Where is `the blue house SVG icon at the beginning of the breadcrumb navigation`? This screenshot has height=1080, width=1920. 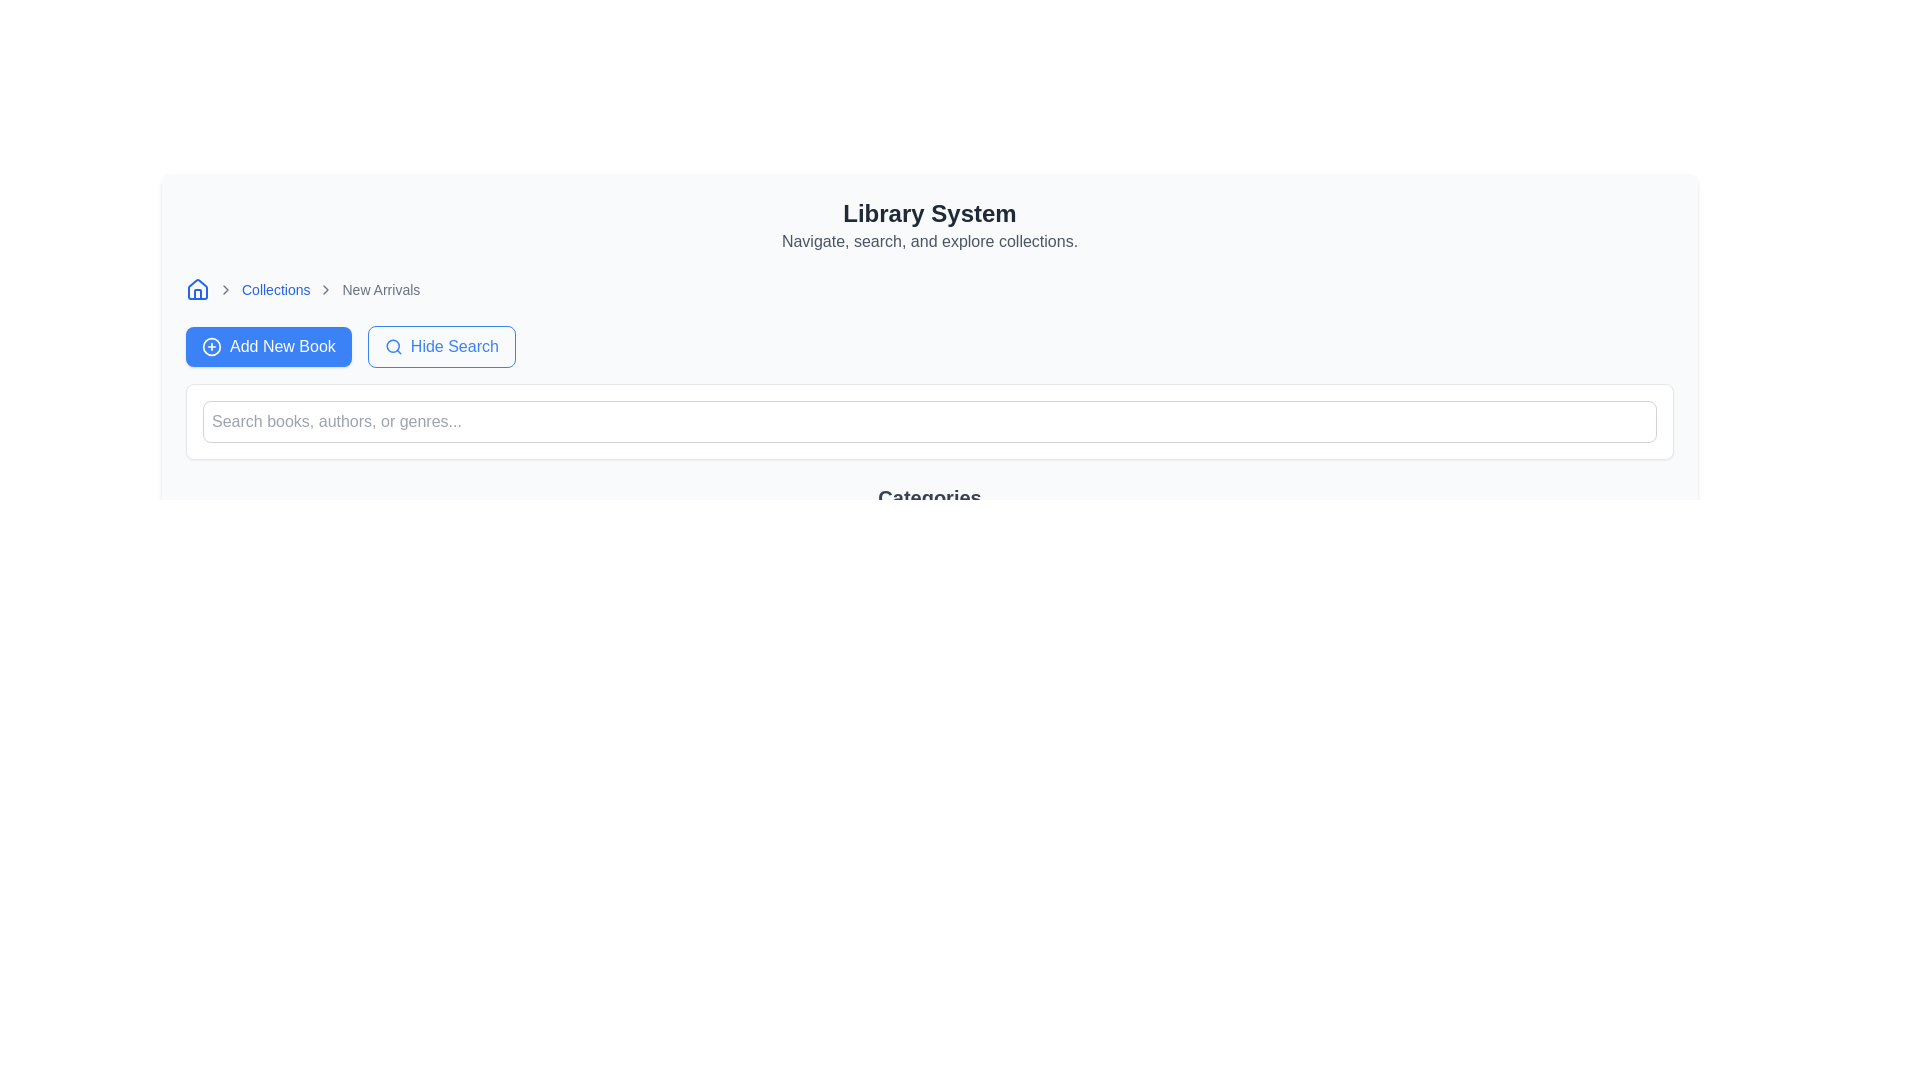 the blue house SVG icon at the beginning of the breadcrumb navigation is located at coordinates (197, 289).